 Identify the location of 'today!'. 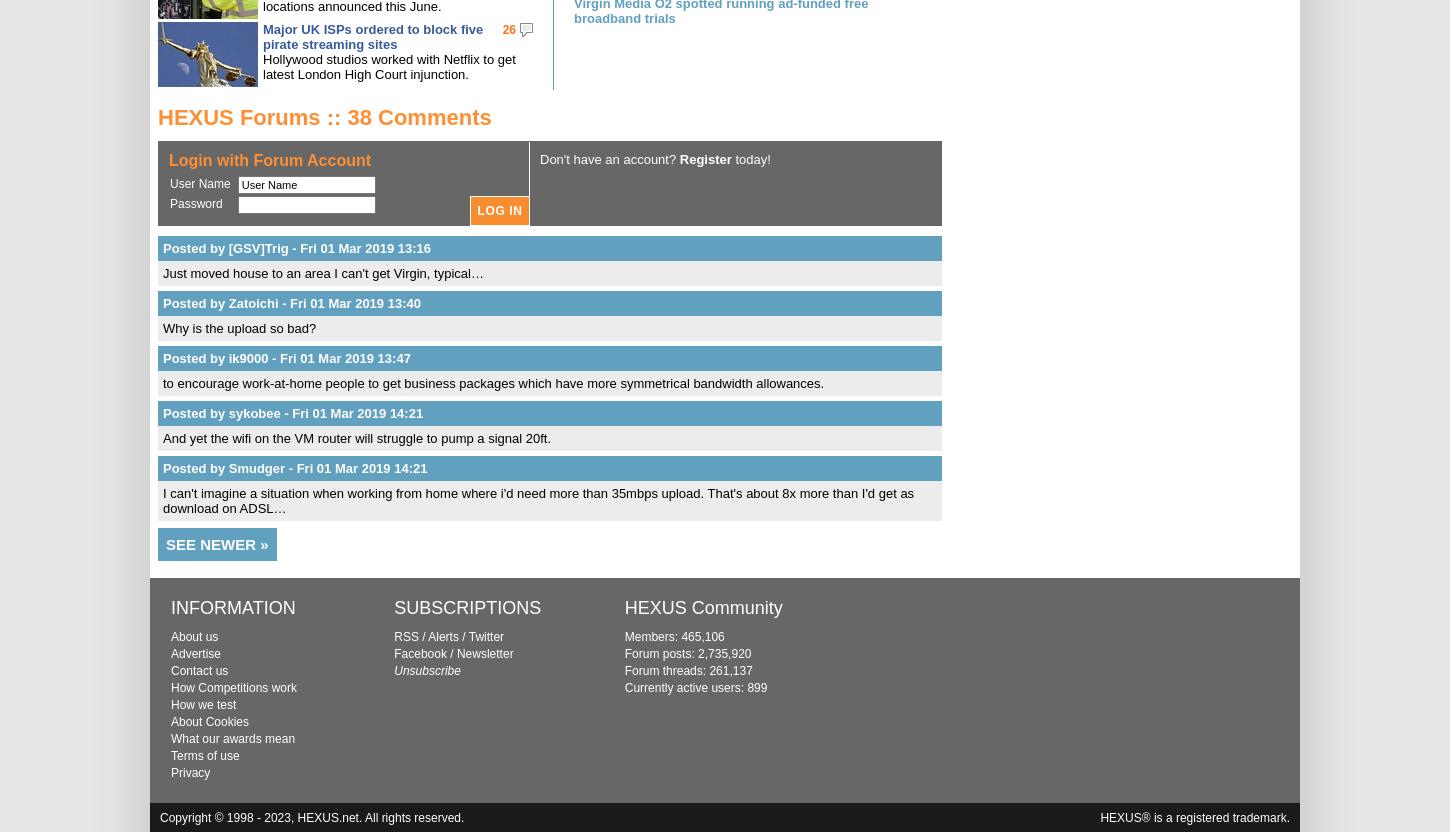
(750, 158).